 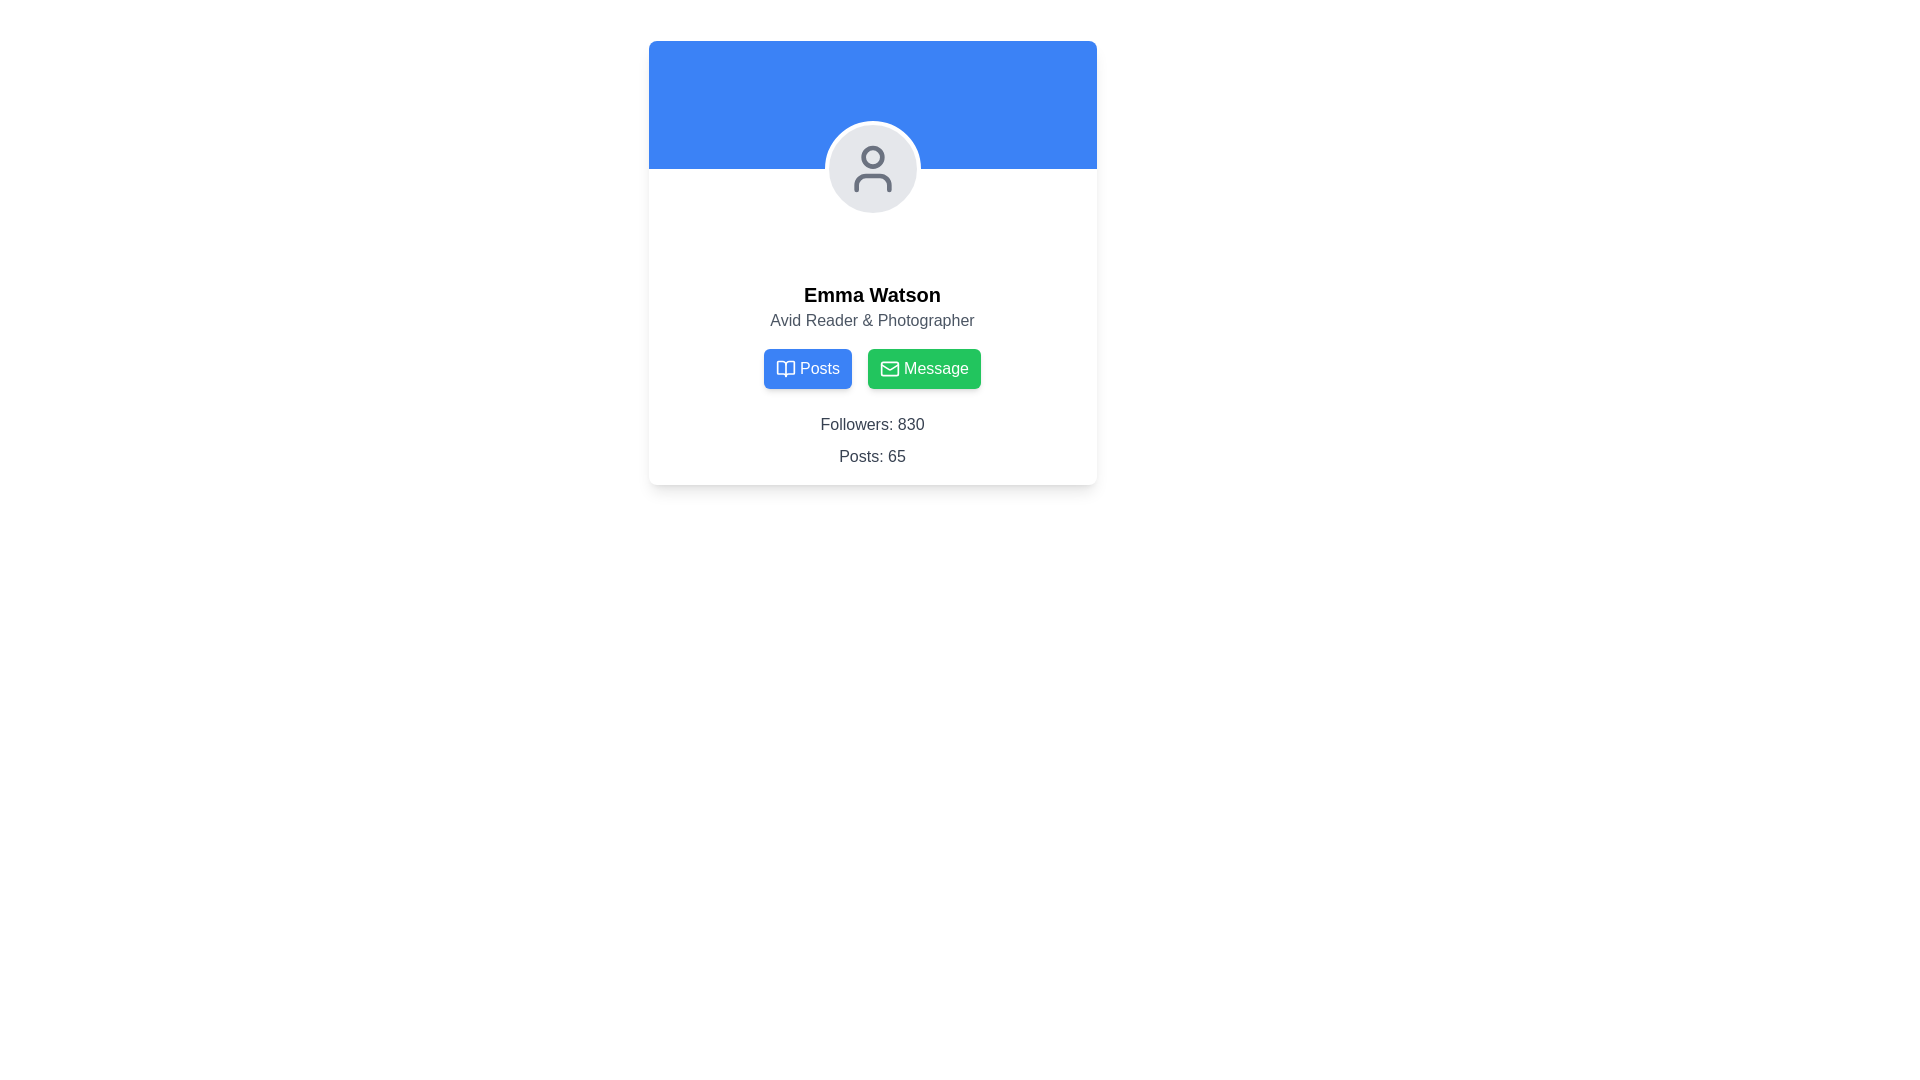 What do you see at coordinates (872, 456) in the screenshot?
I see `the text element that displays 'Posts: 65' located in a white card interface, positioned below 'Followers: 830'` at bounding box center [872, 456].